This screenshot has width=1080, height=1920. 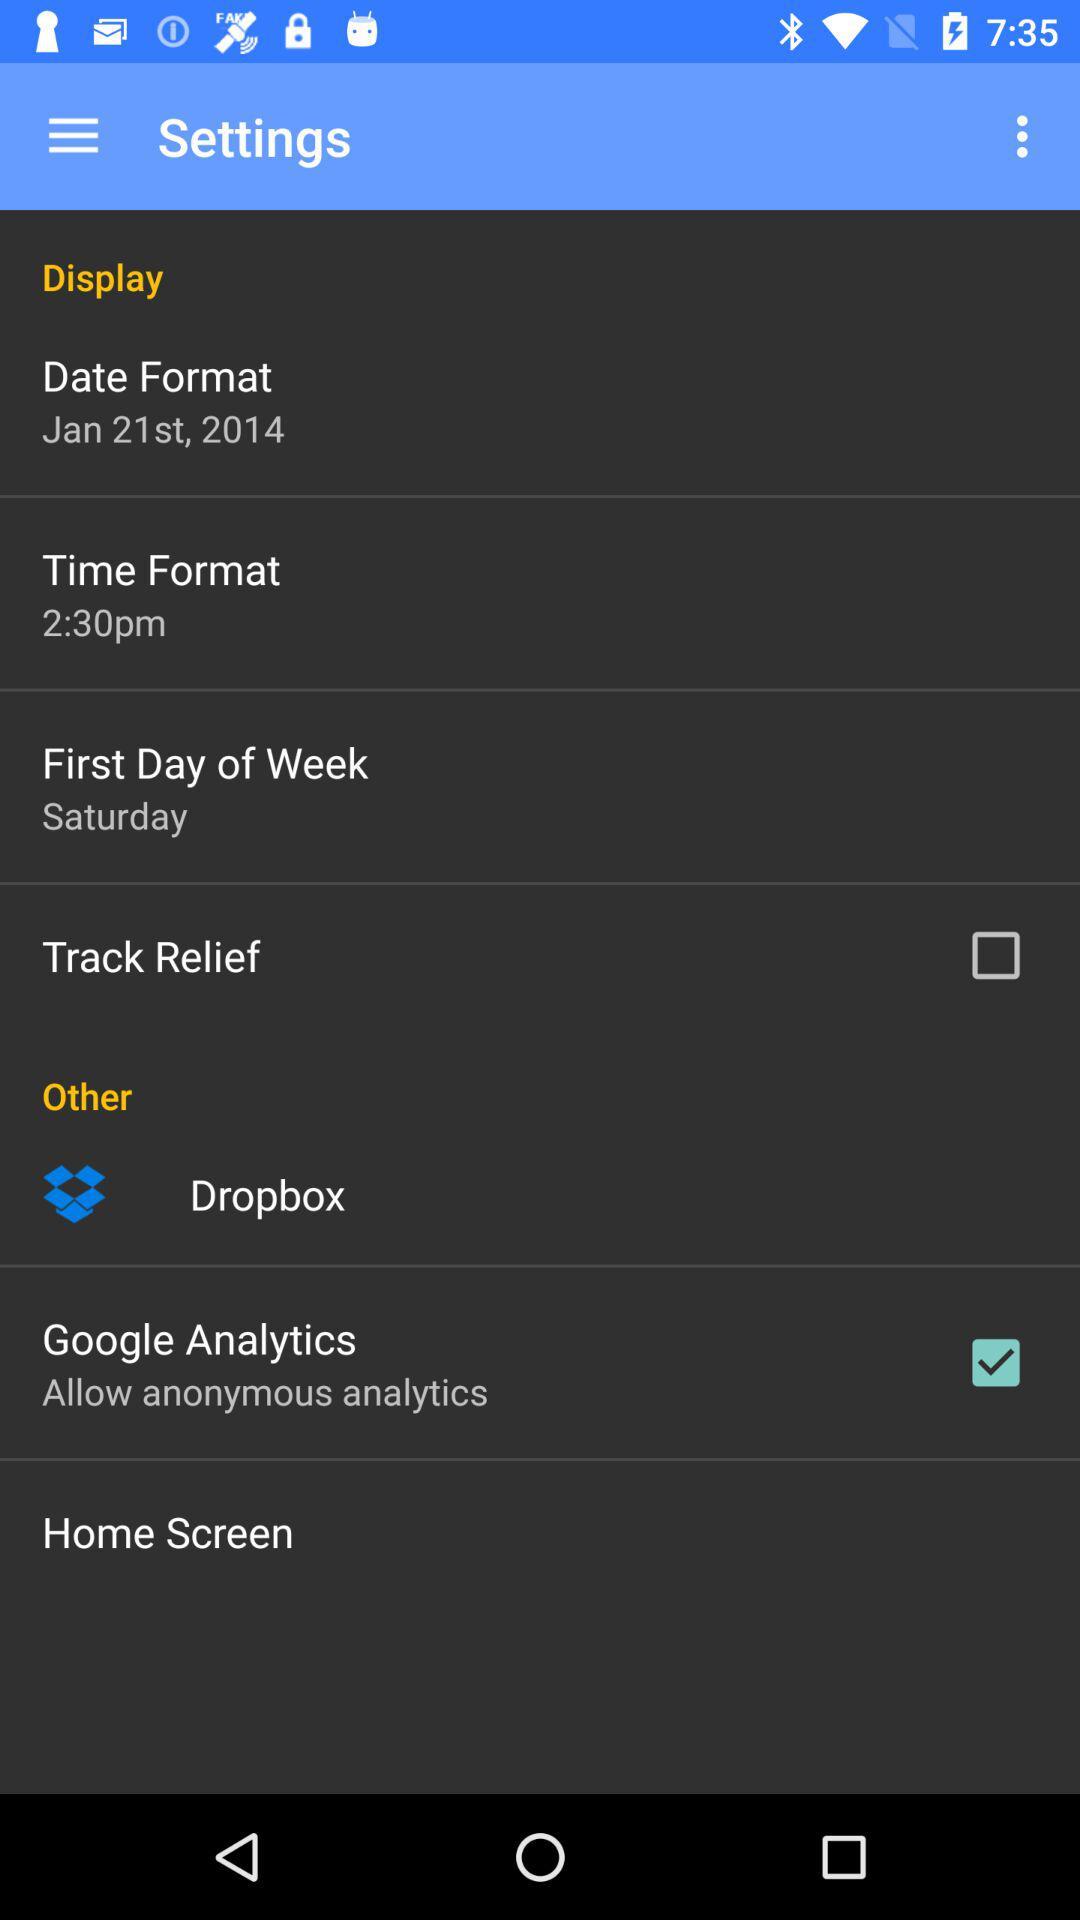 I want to click on app above first day of icon, so click(x=104, y=620).